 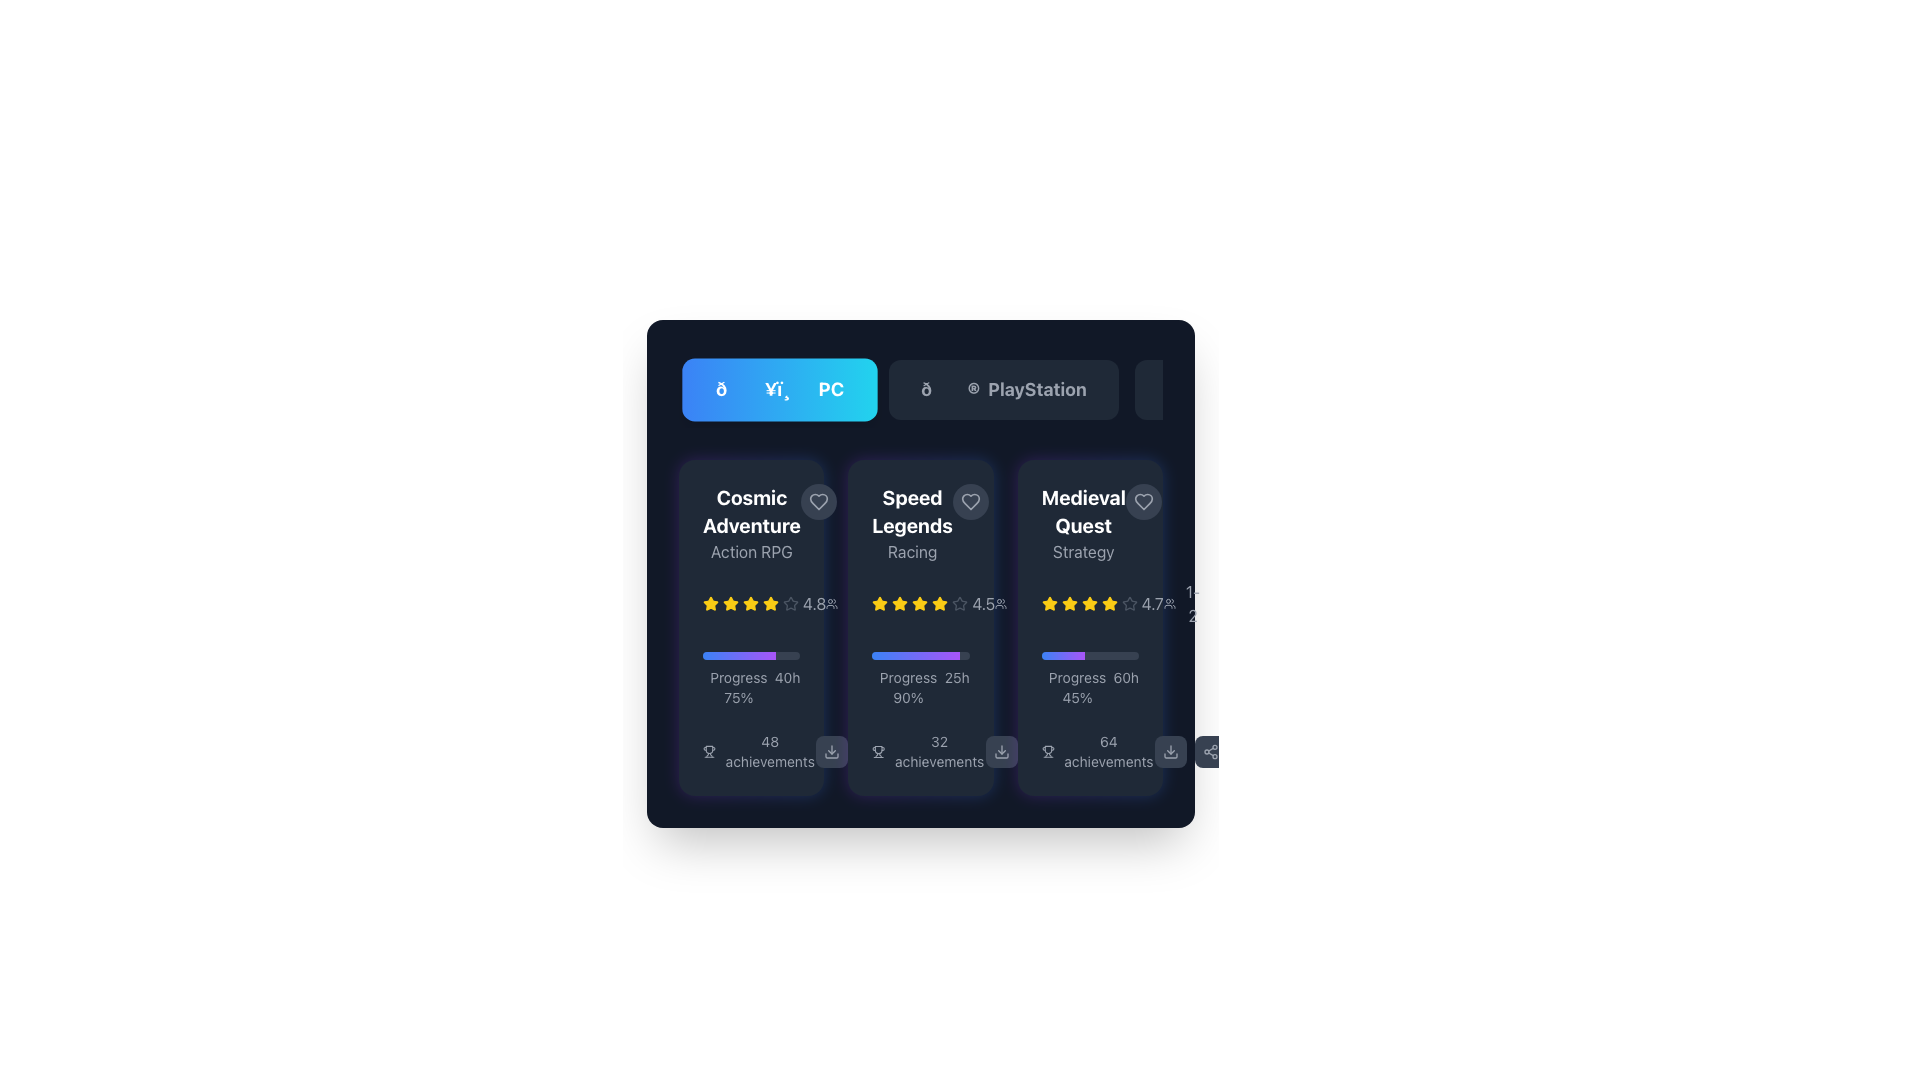 What do you see at coordinates (970, 500) in the screenshot?
I see `the 'Speed Legends' favorite icon located in the upper-right corner of the 'Speed Legends' card` at bounding box center [970, 500].